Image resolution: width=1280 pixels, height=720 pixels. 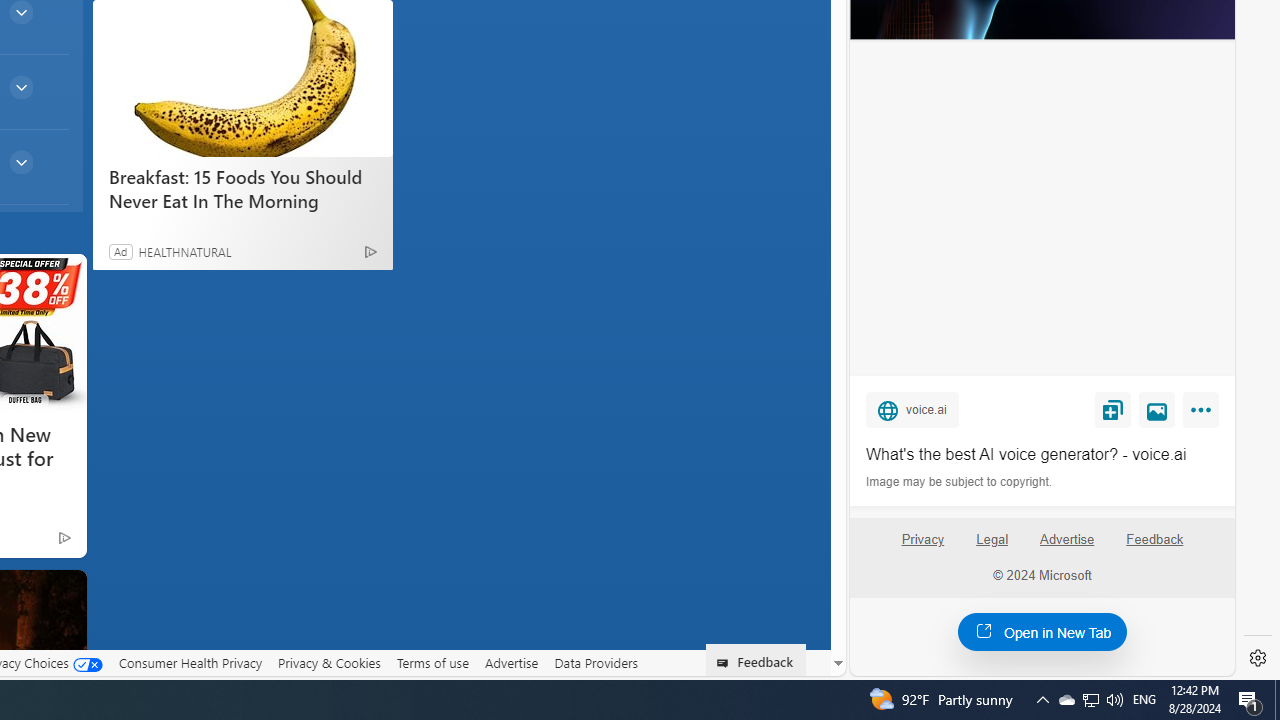 What do you see at coordinates (726, 663) in the screenshot?
I see `'Class: feedback_link_icon-DS-EntryPoint1-1'` at bounding box center [726, 663].